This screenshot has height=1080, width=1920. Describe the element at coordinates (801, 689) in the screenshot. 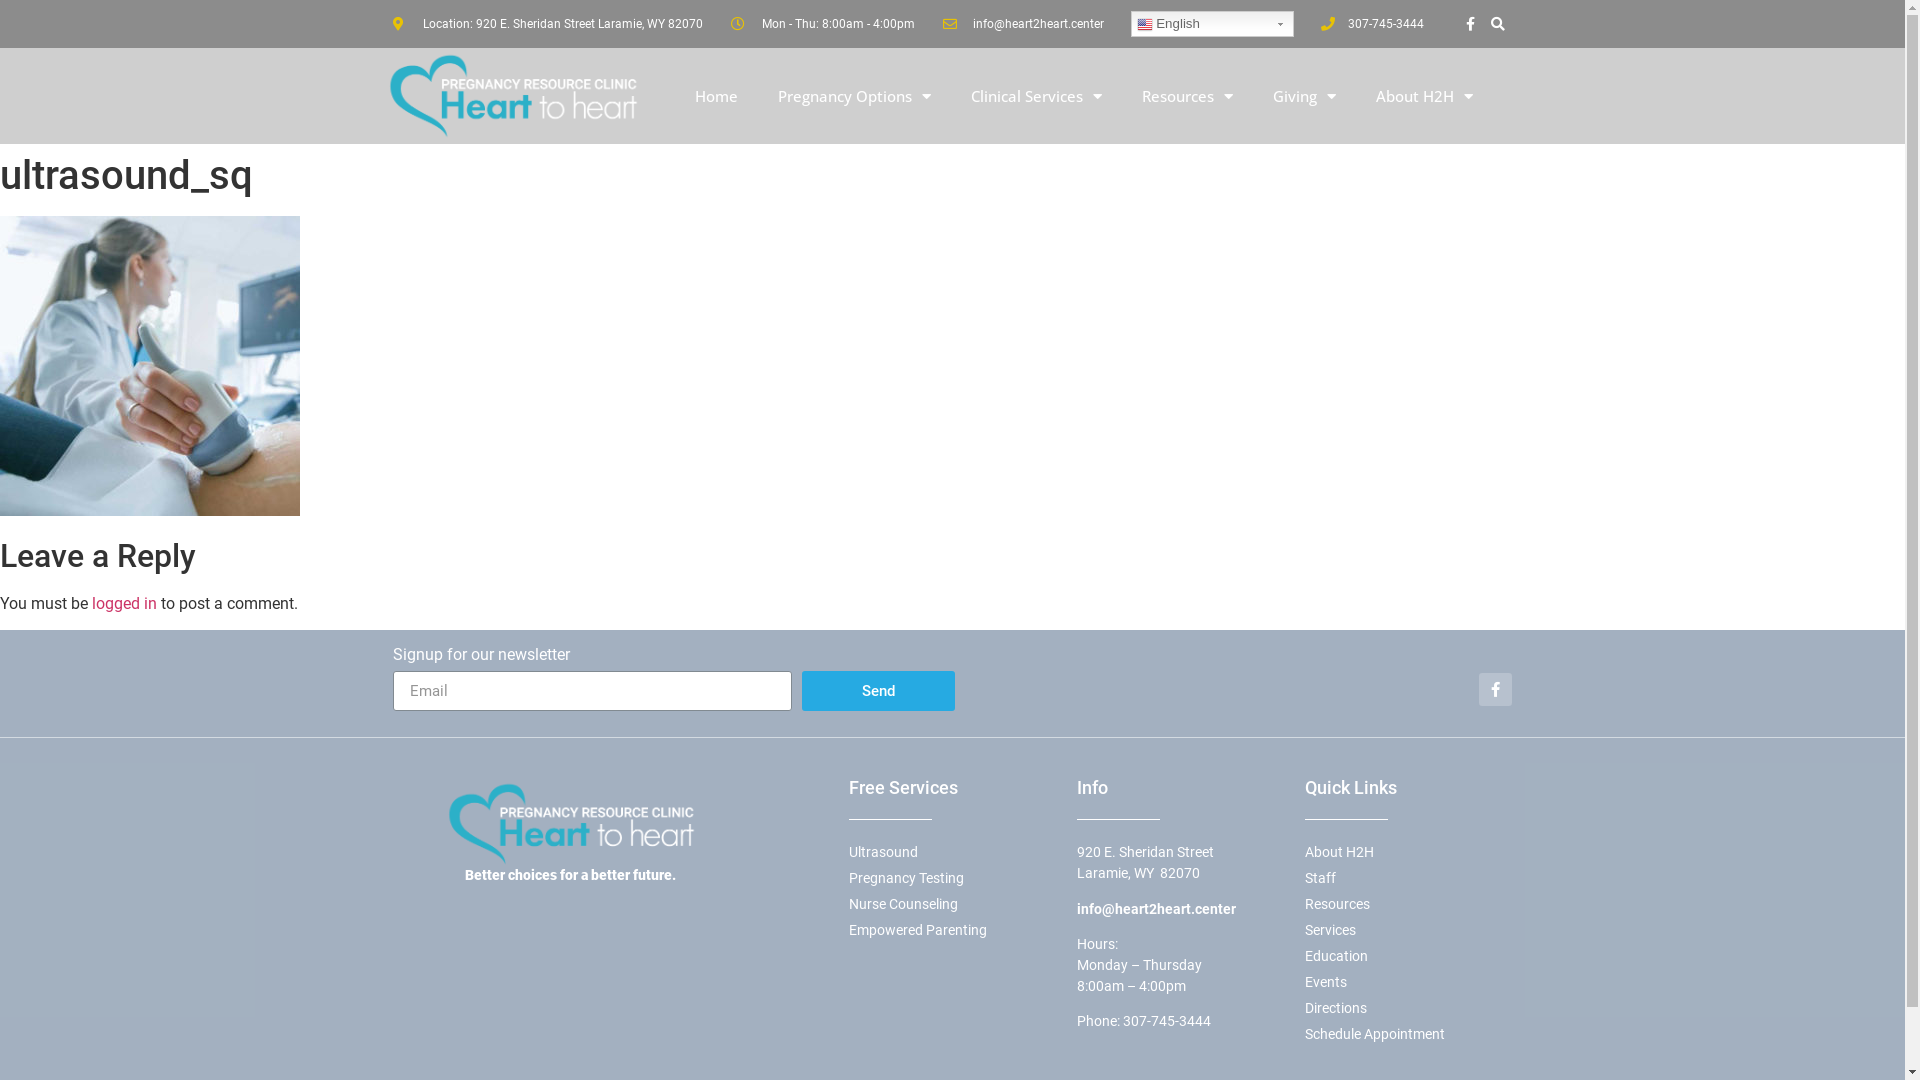

I see `'Send'` at that location.